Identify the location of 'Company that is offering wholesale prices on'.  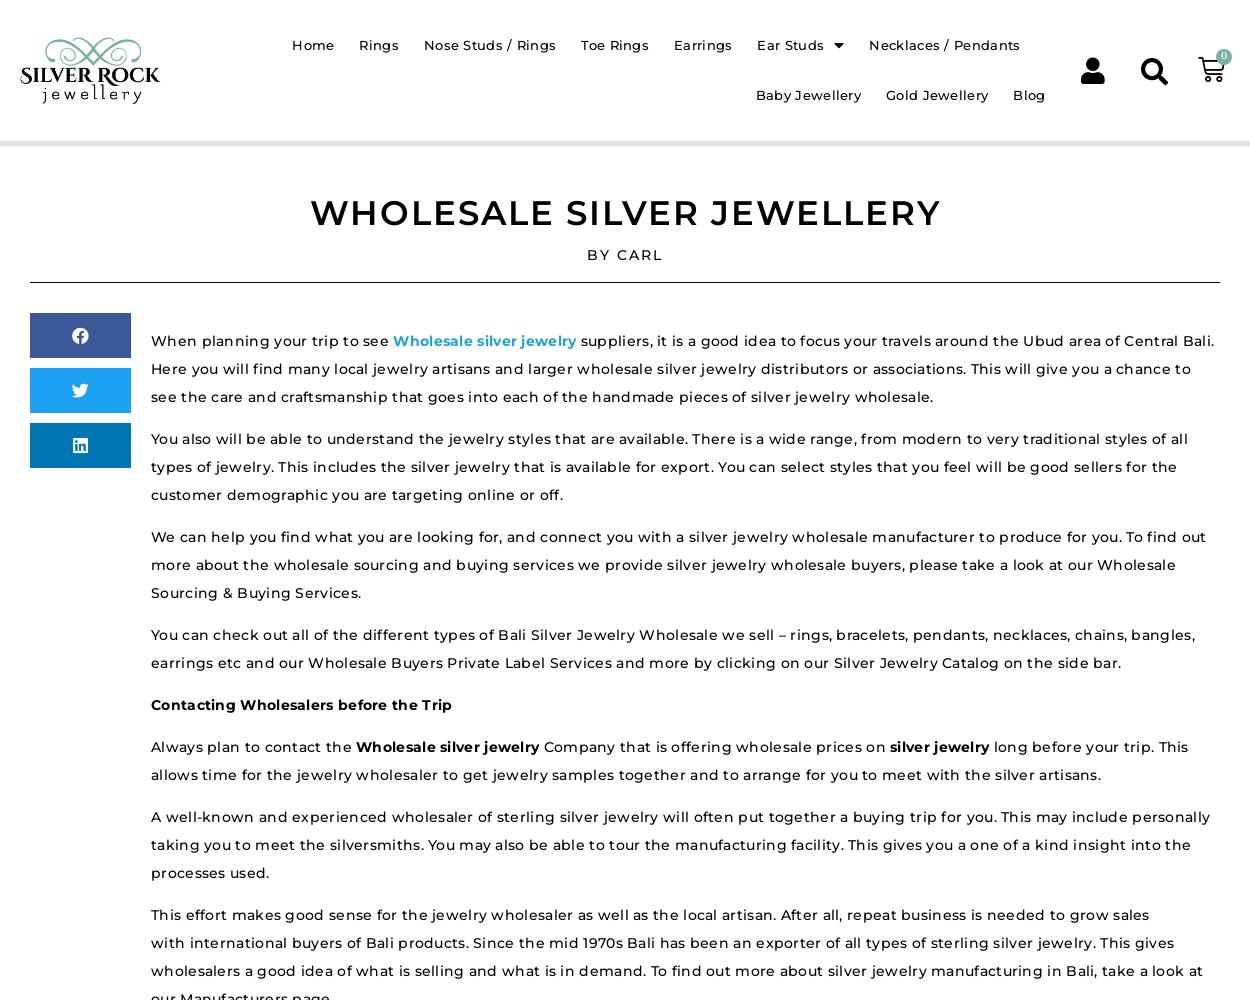
(543, 746).